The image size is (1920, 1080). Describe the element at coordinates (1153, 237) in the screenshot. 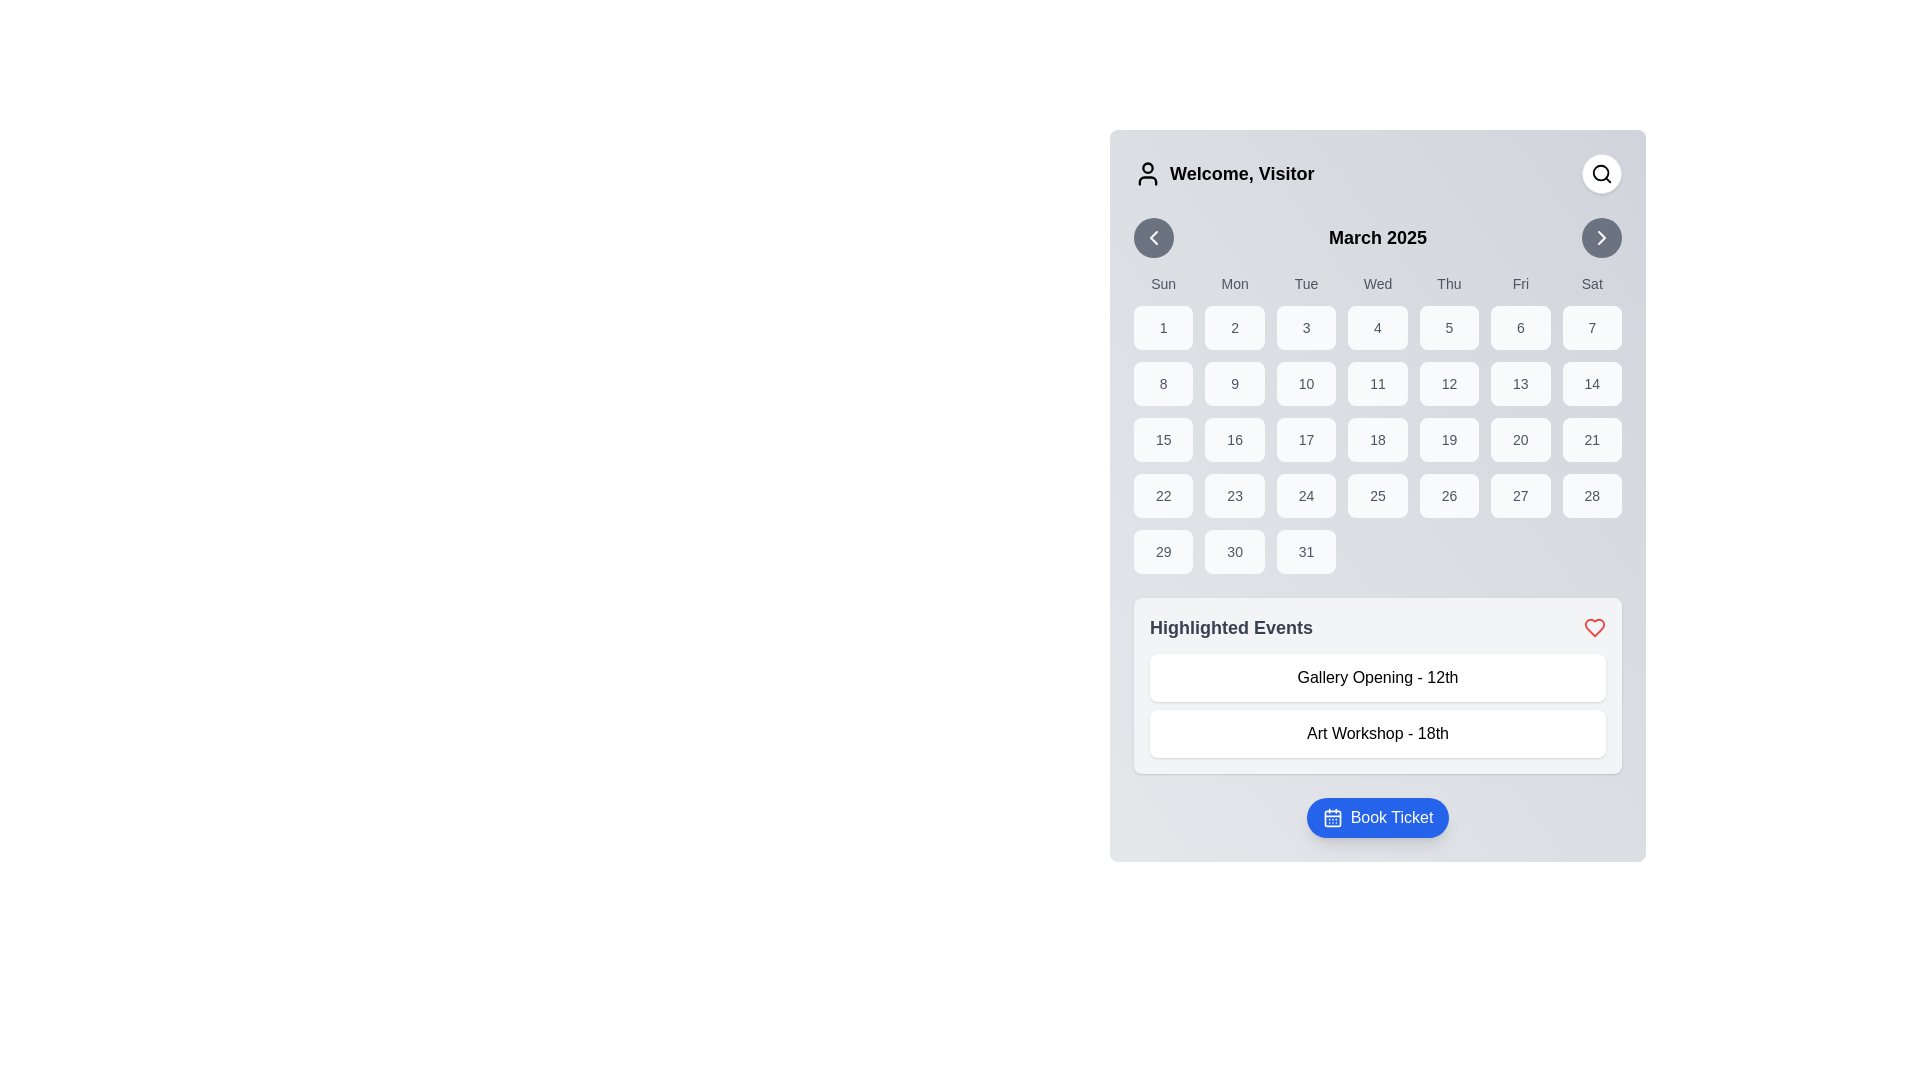

I see `the small left-pointing chevron icon located in the header section next to the Welcome label` at that location.